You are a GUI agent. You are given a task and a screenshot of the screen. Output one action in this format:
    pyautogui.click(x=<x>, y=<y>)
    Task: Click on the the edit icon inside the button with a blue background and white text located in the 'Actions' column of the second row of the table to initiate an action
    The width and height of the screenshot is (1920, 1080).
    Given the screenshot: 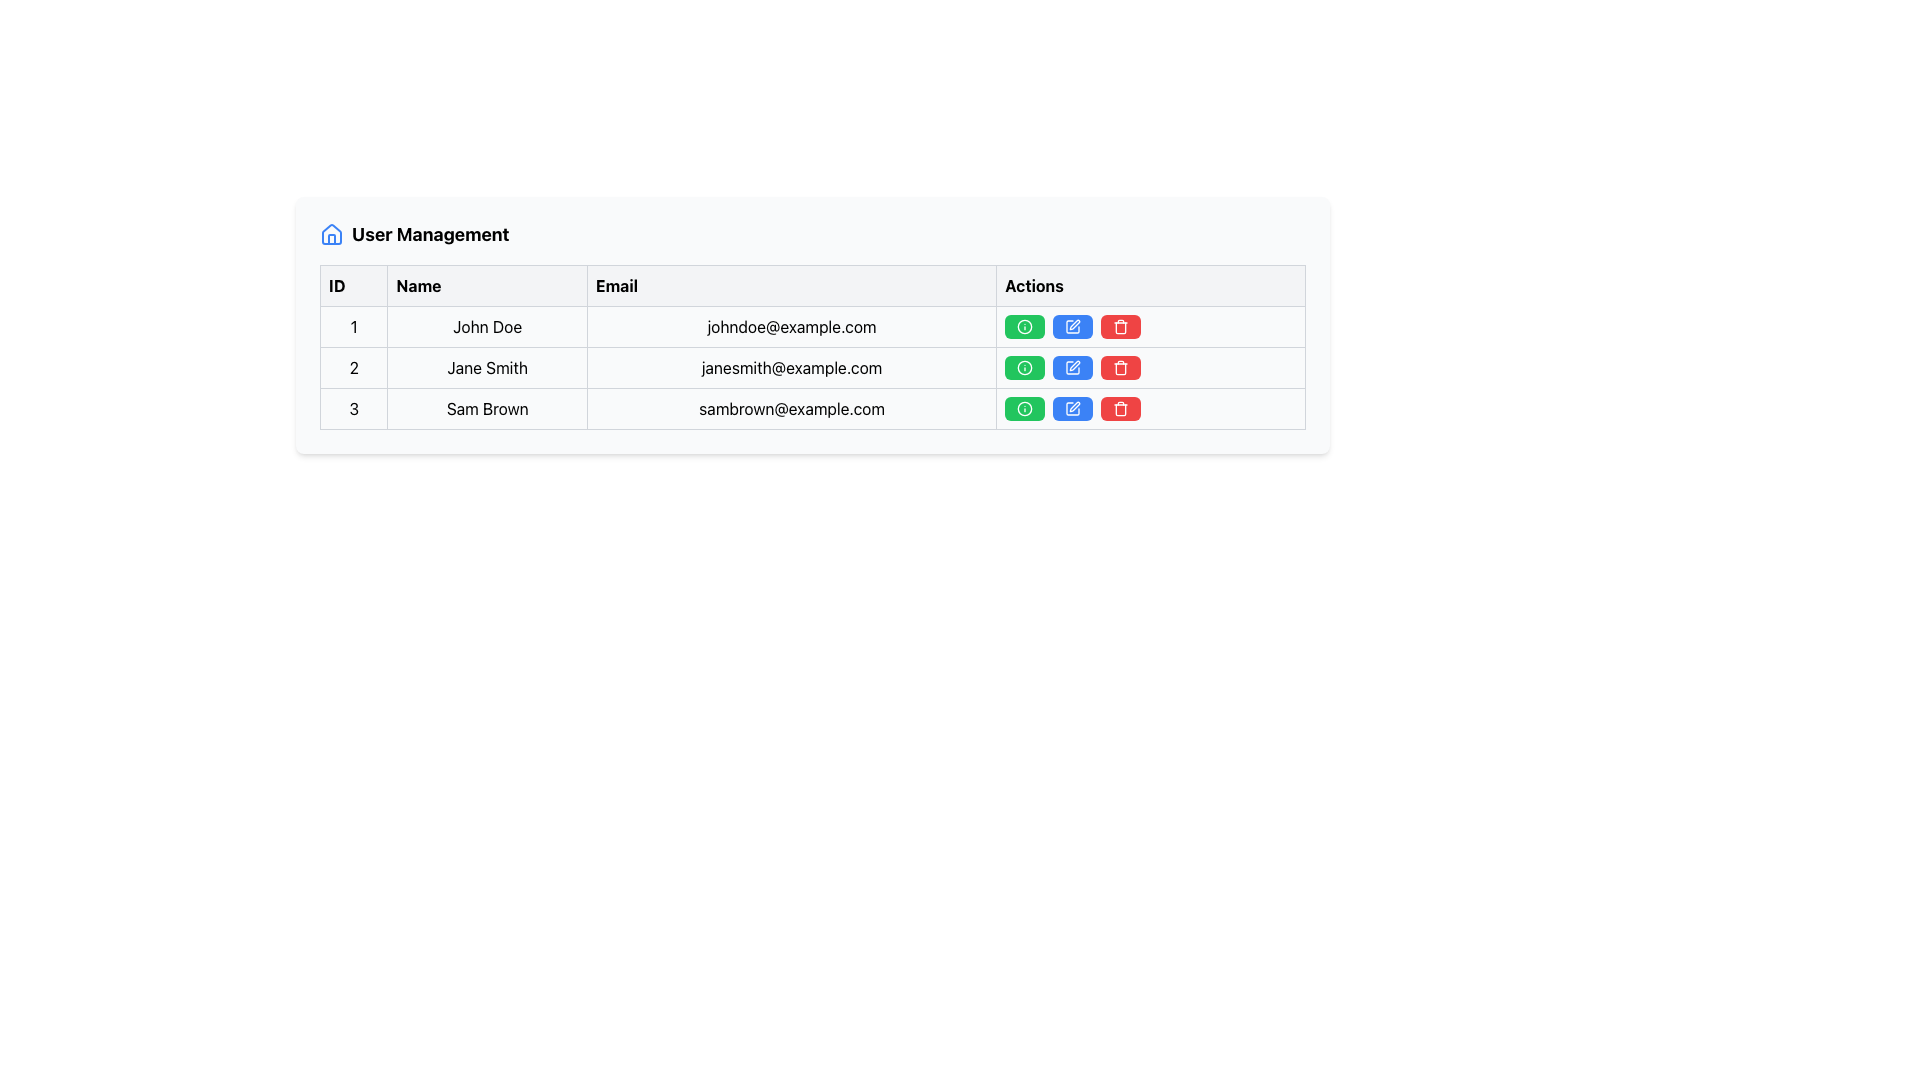 What is the action you would take?
    pyautogui.click(x=1072, y=367)
    